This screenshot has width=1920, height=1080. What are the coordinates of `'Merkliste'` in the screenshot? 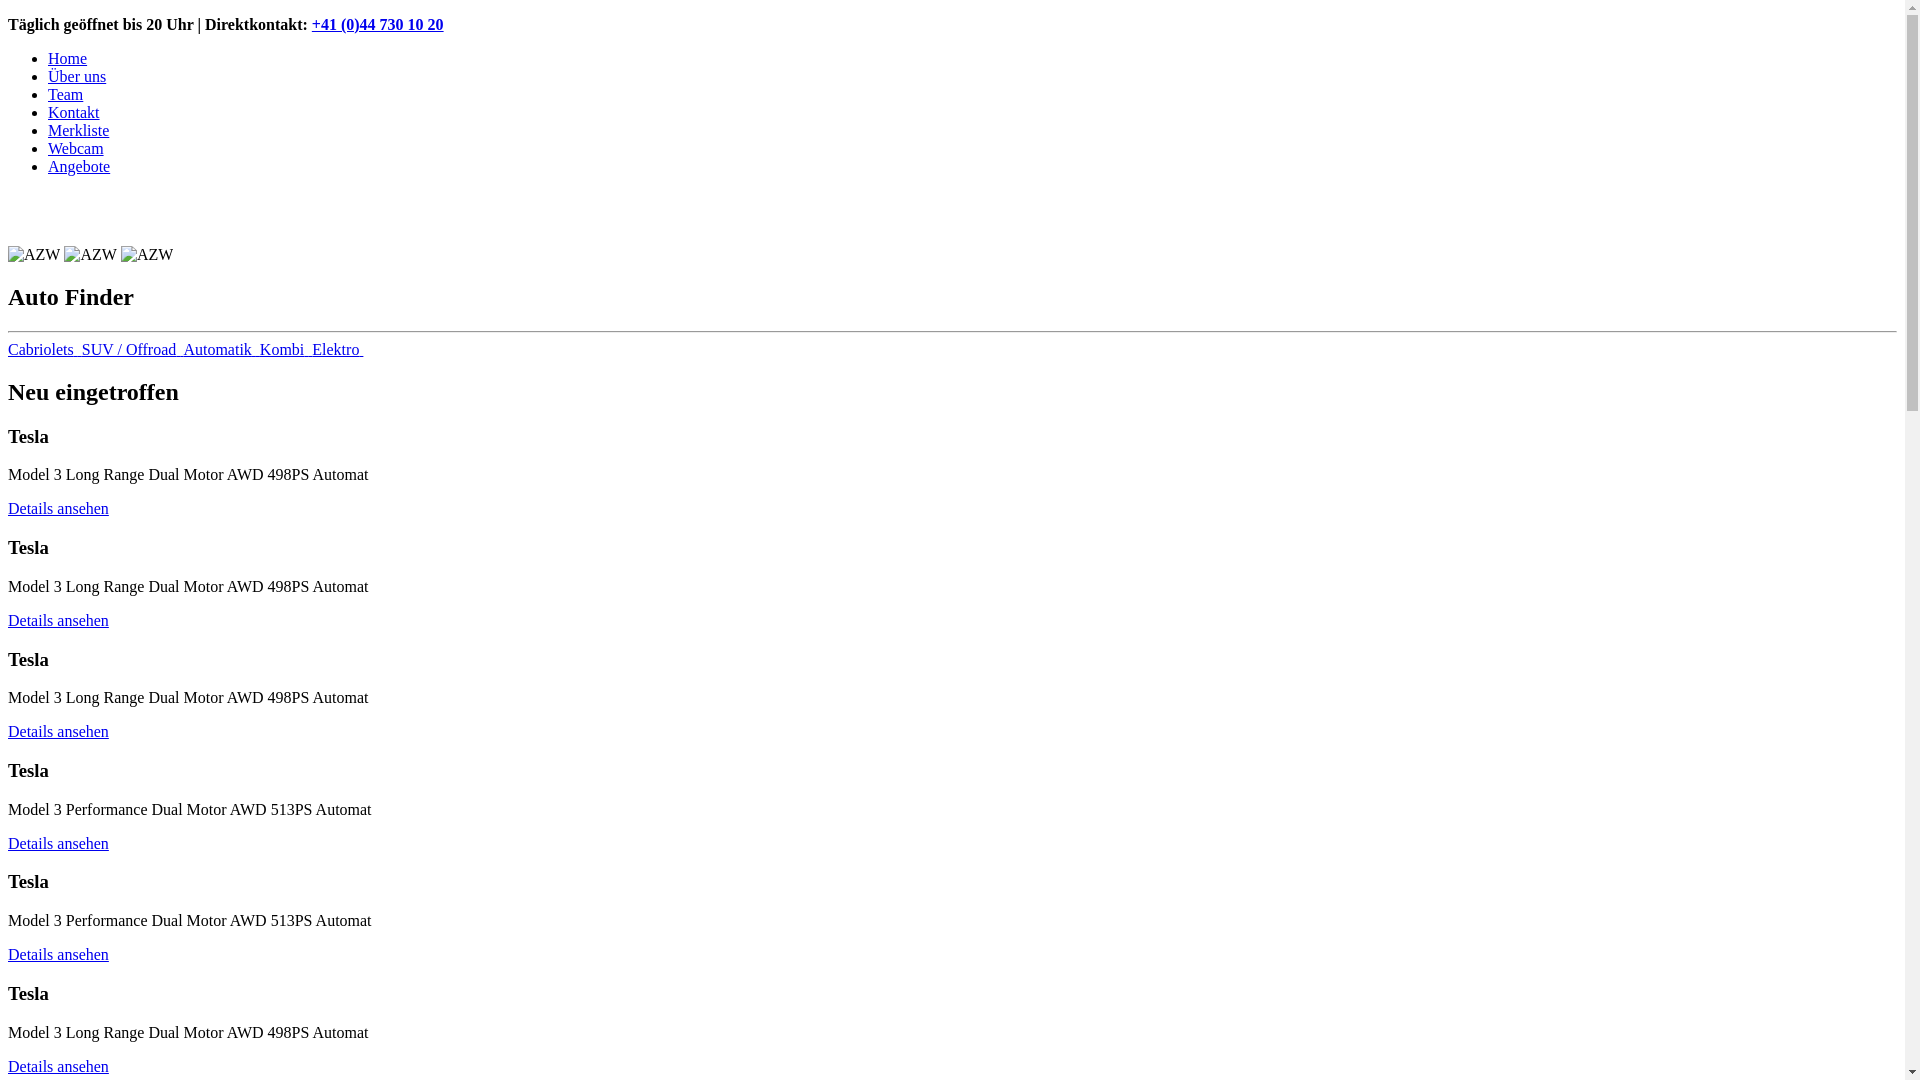 It's located at (78, 130).